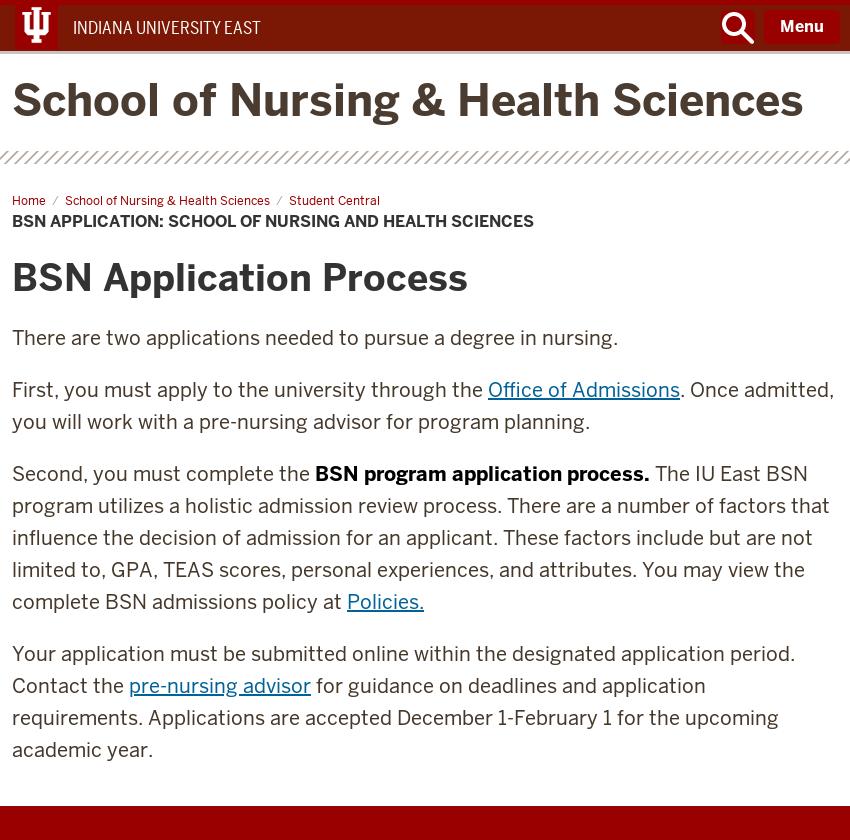 This screenshot has height=840, width=850. Describe the element at coordinates (10, 200) in the screenshot. I see `'Home'` at that location.